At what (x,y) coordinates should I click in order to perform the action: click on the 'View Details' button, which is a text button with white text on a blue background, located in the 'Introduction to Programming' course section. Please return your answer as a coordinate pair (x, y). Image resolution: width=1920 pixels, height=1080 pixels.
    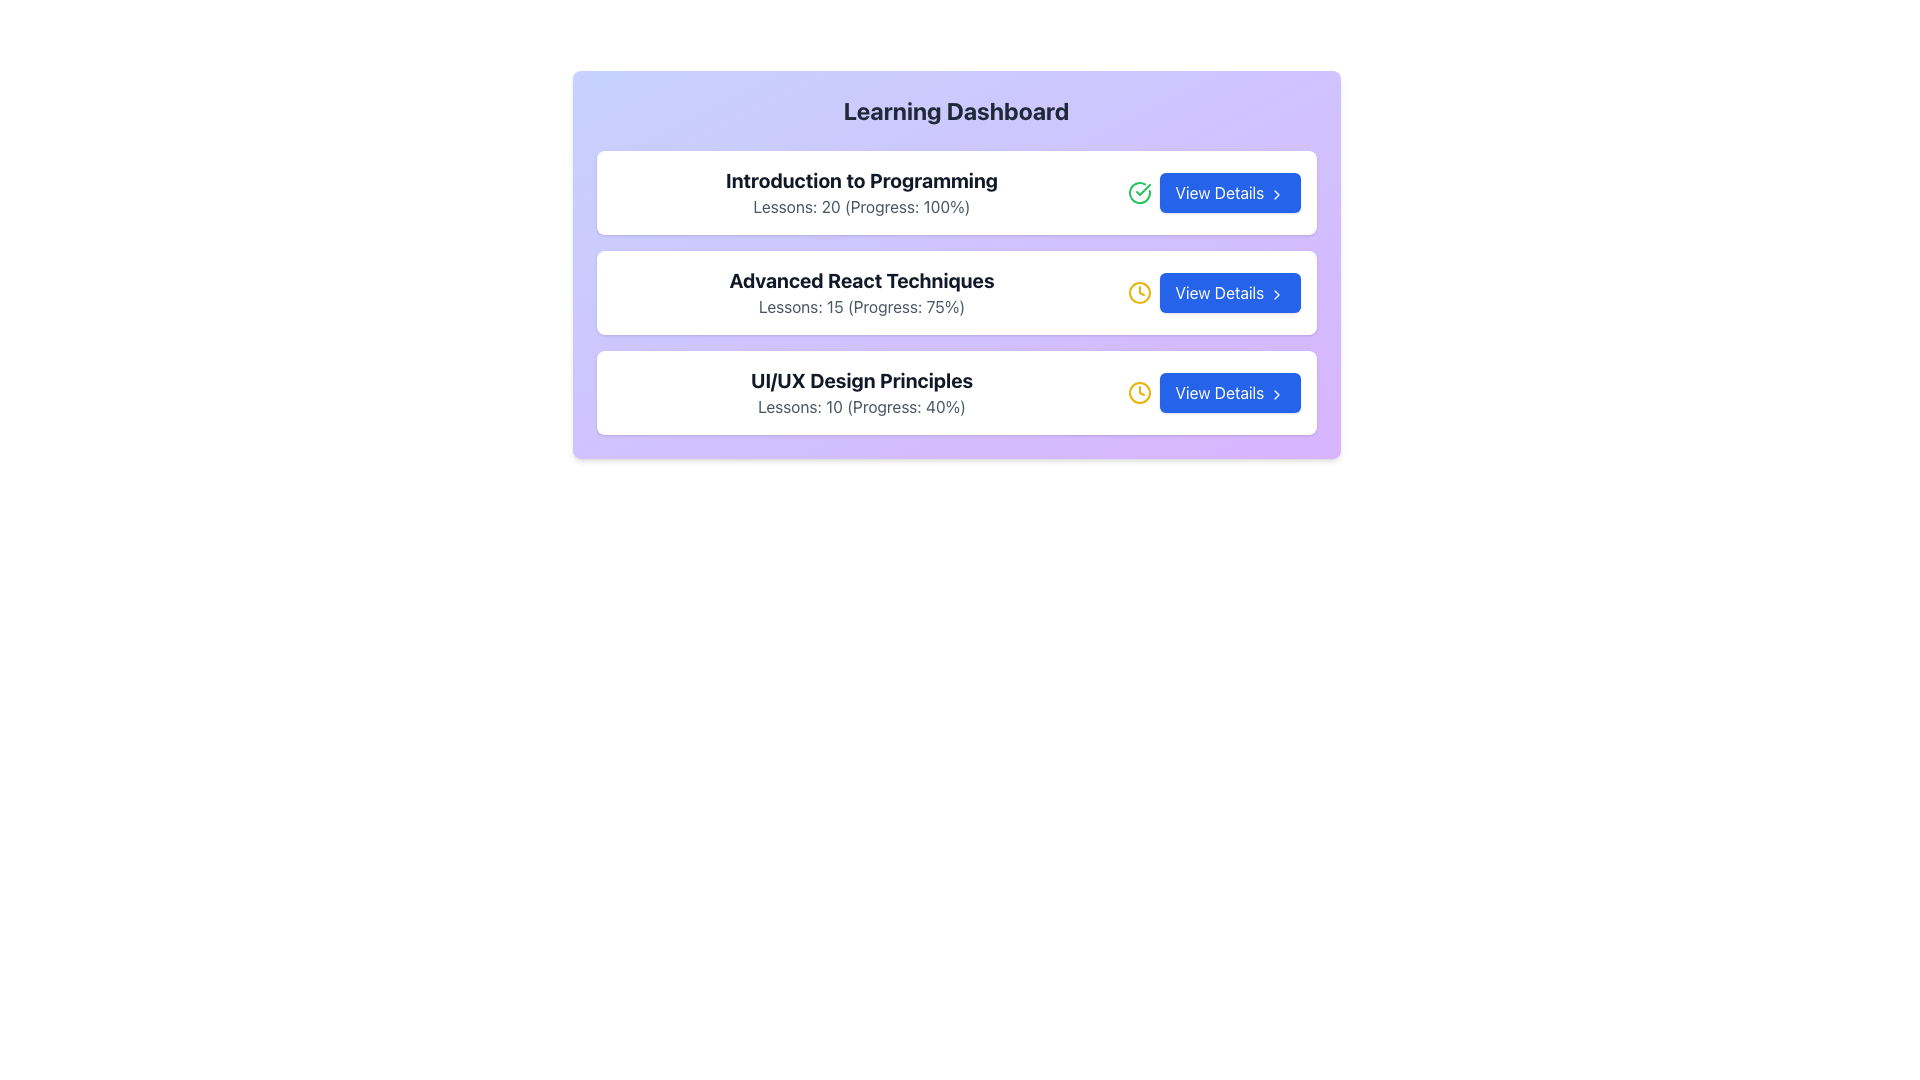
    Looking at the image, I should click on (1213, 192).